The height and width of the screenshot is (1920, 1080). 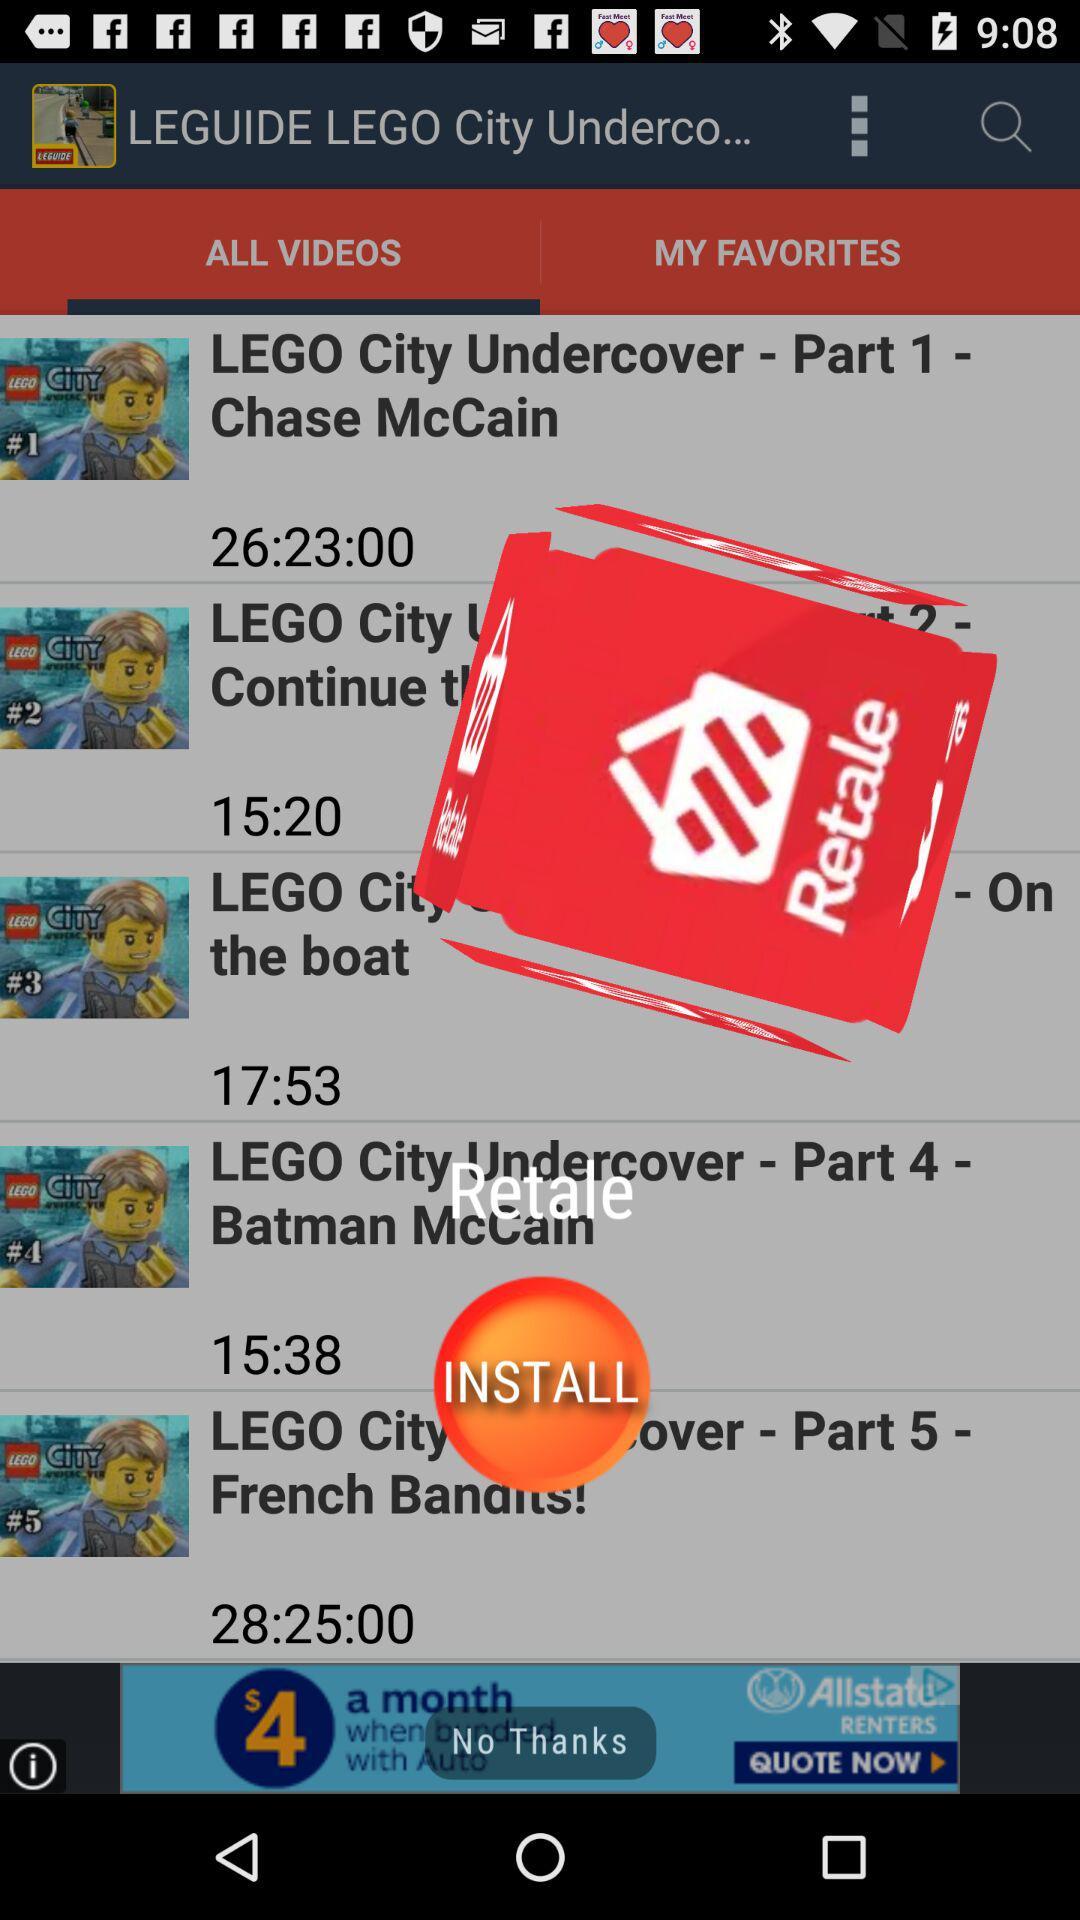 I want to click on all videos downloaded, so click(x=858, y=124).